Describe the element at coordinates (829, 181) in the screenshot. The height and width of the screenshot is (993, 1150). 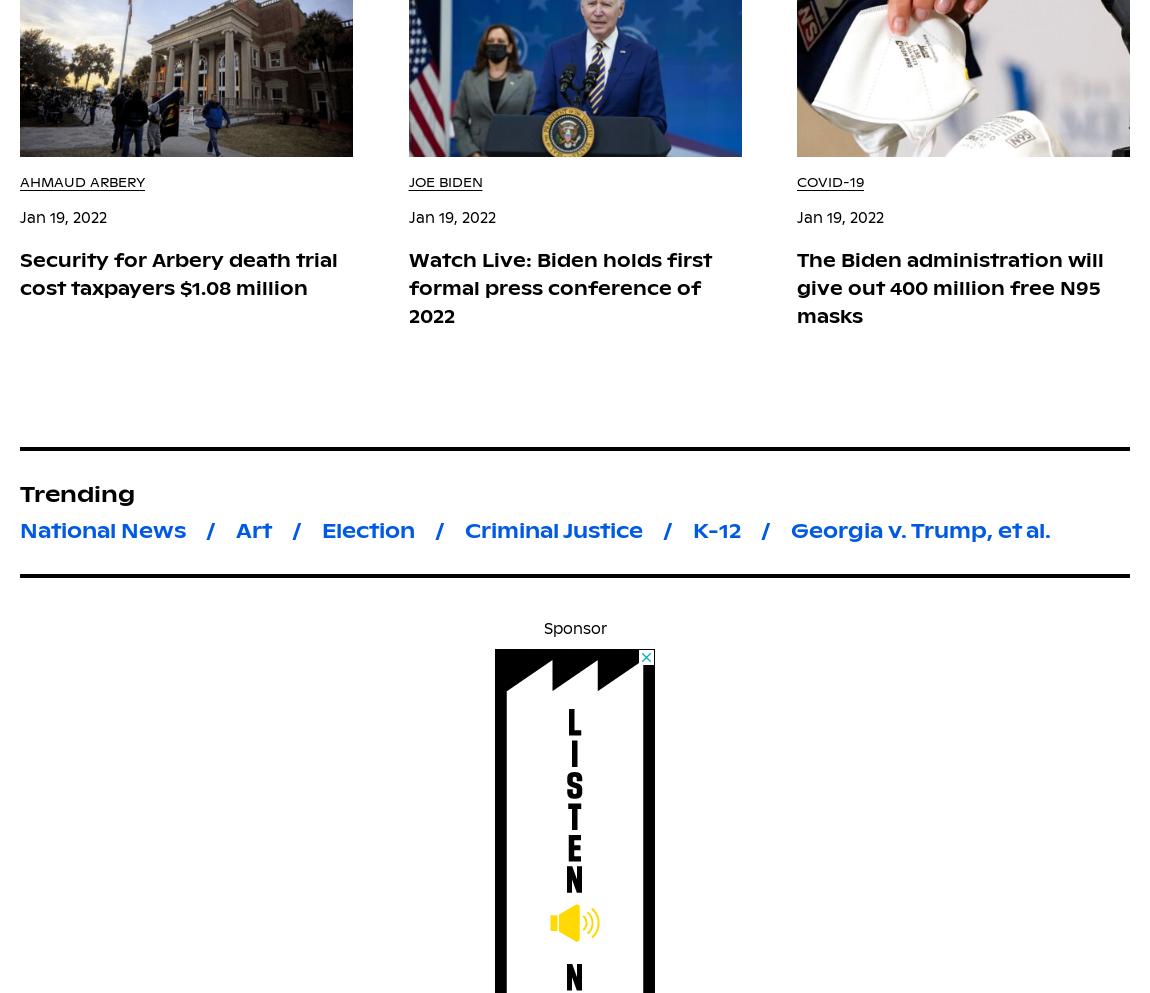
I see `'COVID-19'` at that location.